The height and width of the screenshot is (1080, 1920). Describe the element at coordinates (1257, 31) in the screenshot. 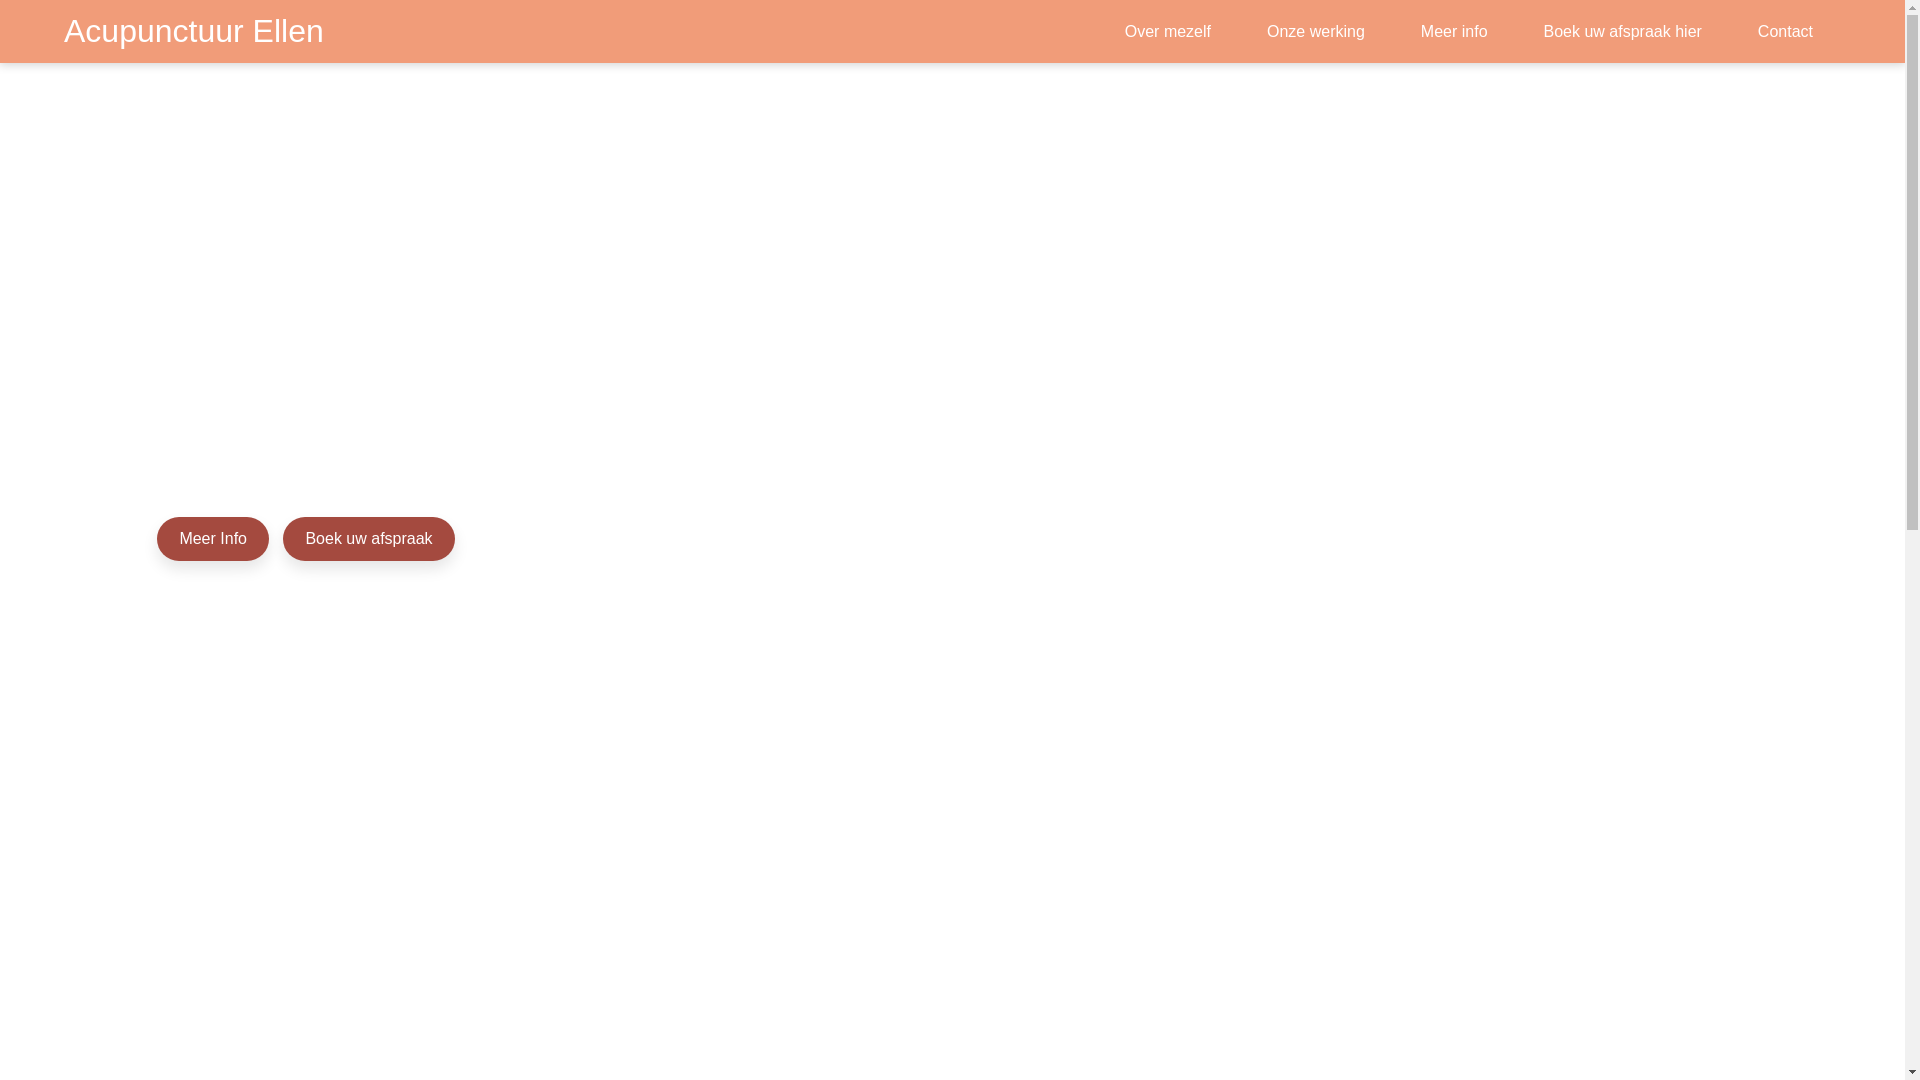

I see `'Onze werking'` at that location.